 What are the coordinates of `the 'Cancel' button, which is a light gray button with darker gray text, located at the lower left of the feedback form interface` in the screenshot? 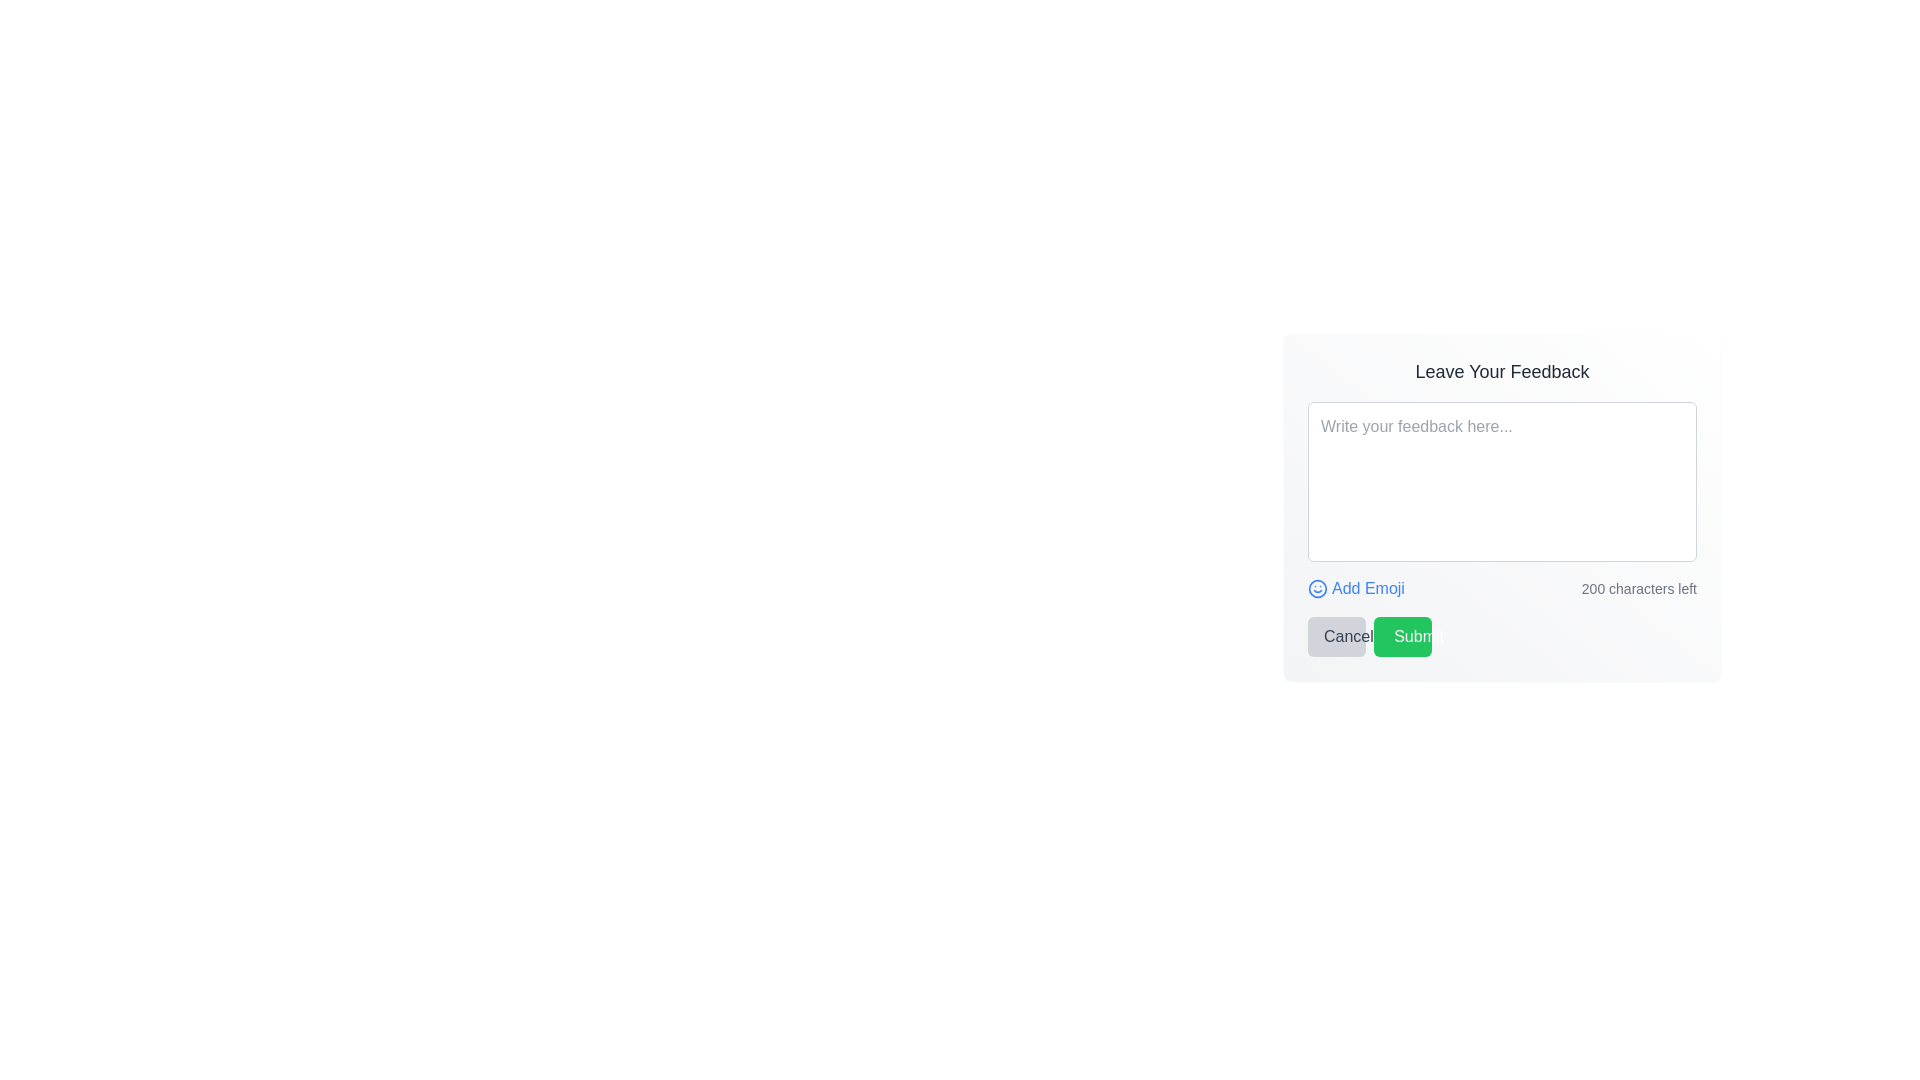 It's located at (1337, 636).